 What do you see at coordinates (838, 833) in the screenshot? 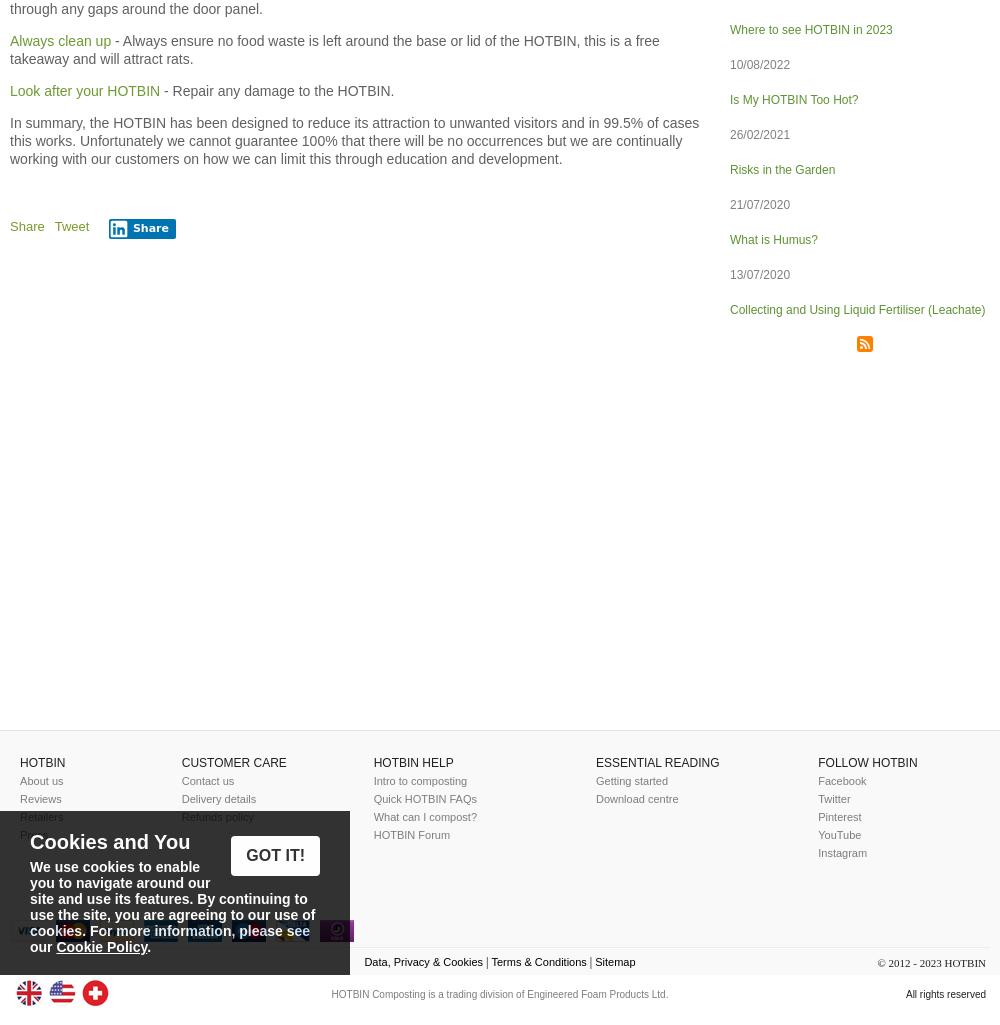
I see `'YouTube'` at bounding box center [838, 833].